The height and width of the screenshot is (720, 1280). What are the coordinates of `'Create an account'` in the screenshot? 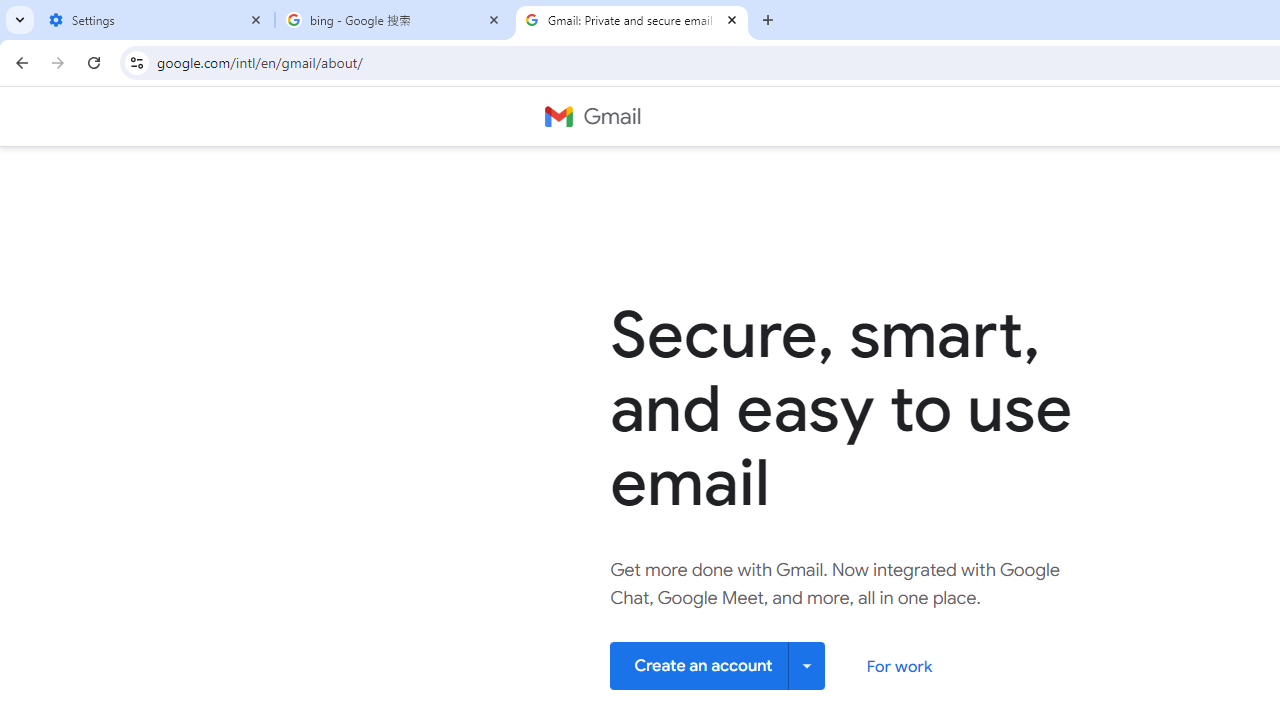 It's located at (718, 665).